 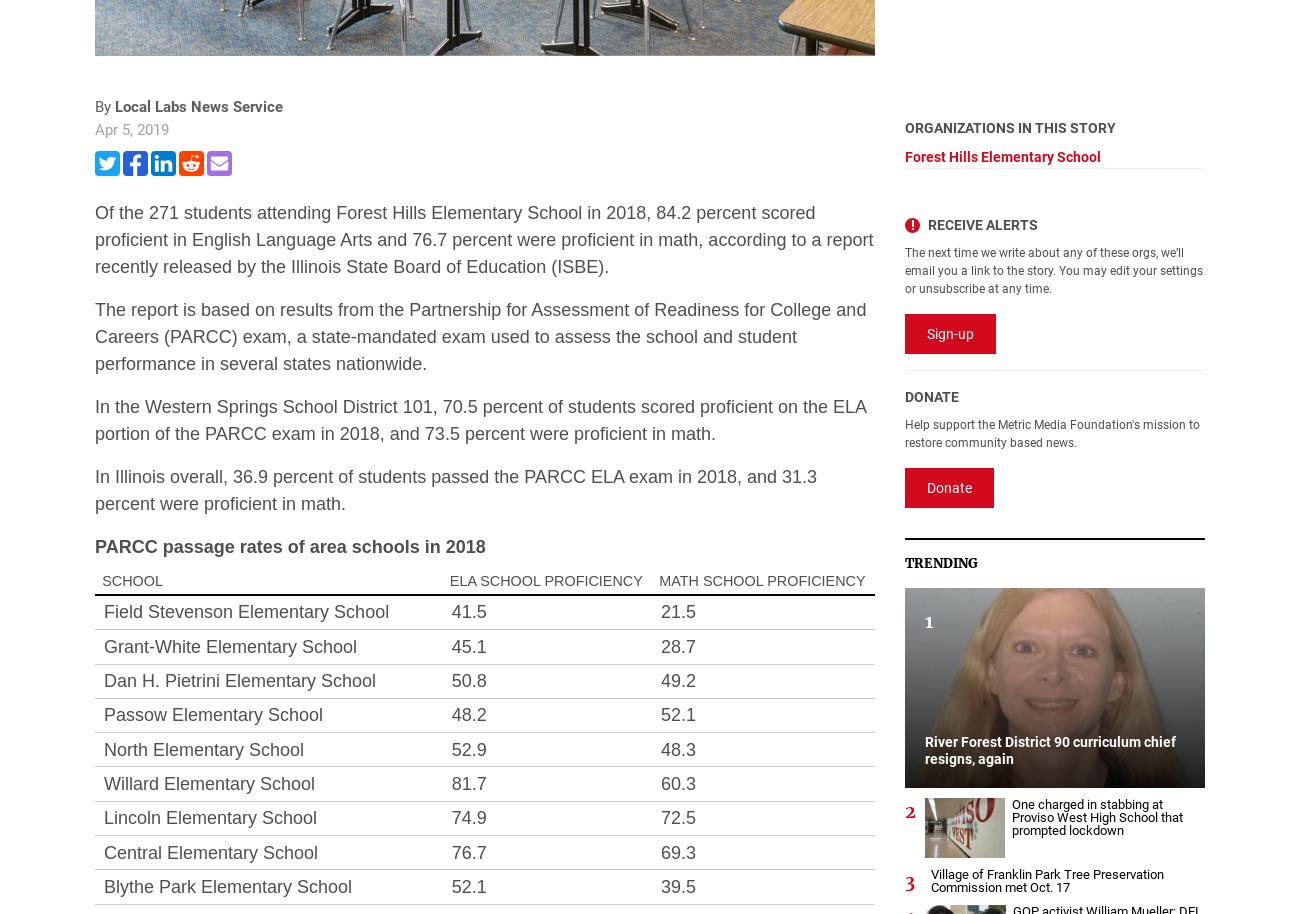 What do you see at coordinates (95, 418) in the screenshot?
I see `'In the Western Springs School District 101, 70.5 percent of students scored proficient on the ELA portion of the PARCC exam in 2018, and 73.5 percent were proficient in math.'` at bounding box center [95, 418].